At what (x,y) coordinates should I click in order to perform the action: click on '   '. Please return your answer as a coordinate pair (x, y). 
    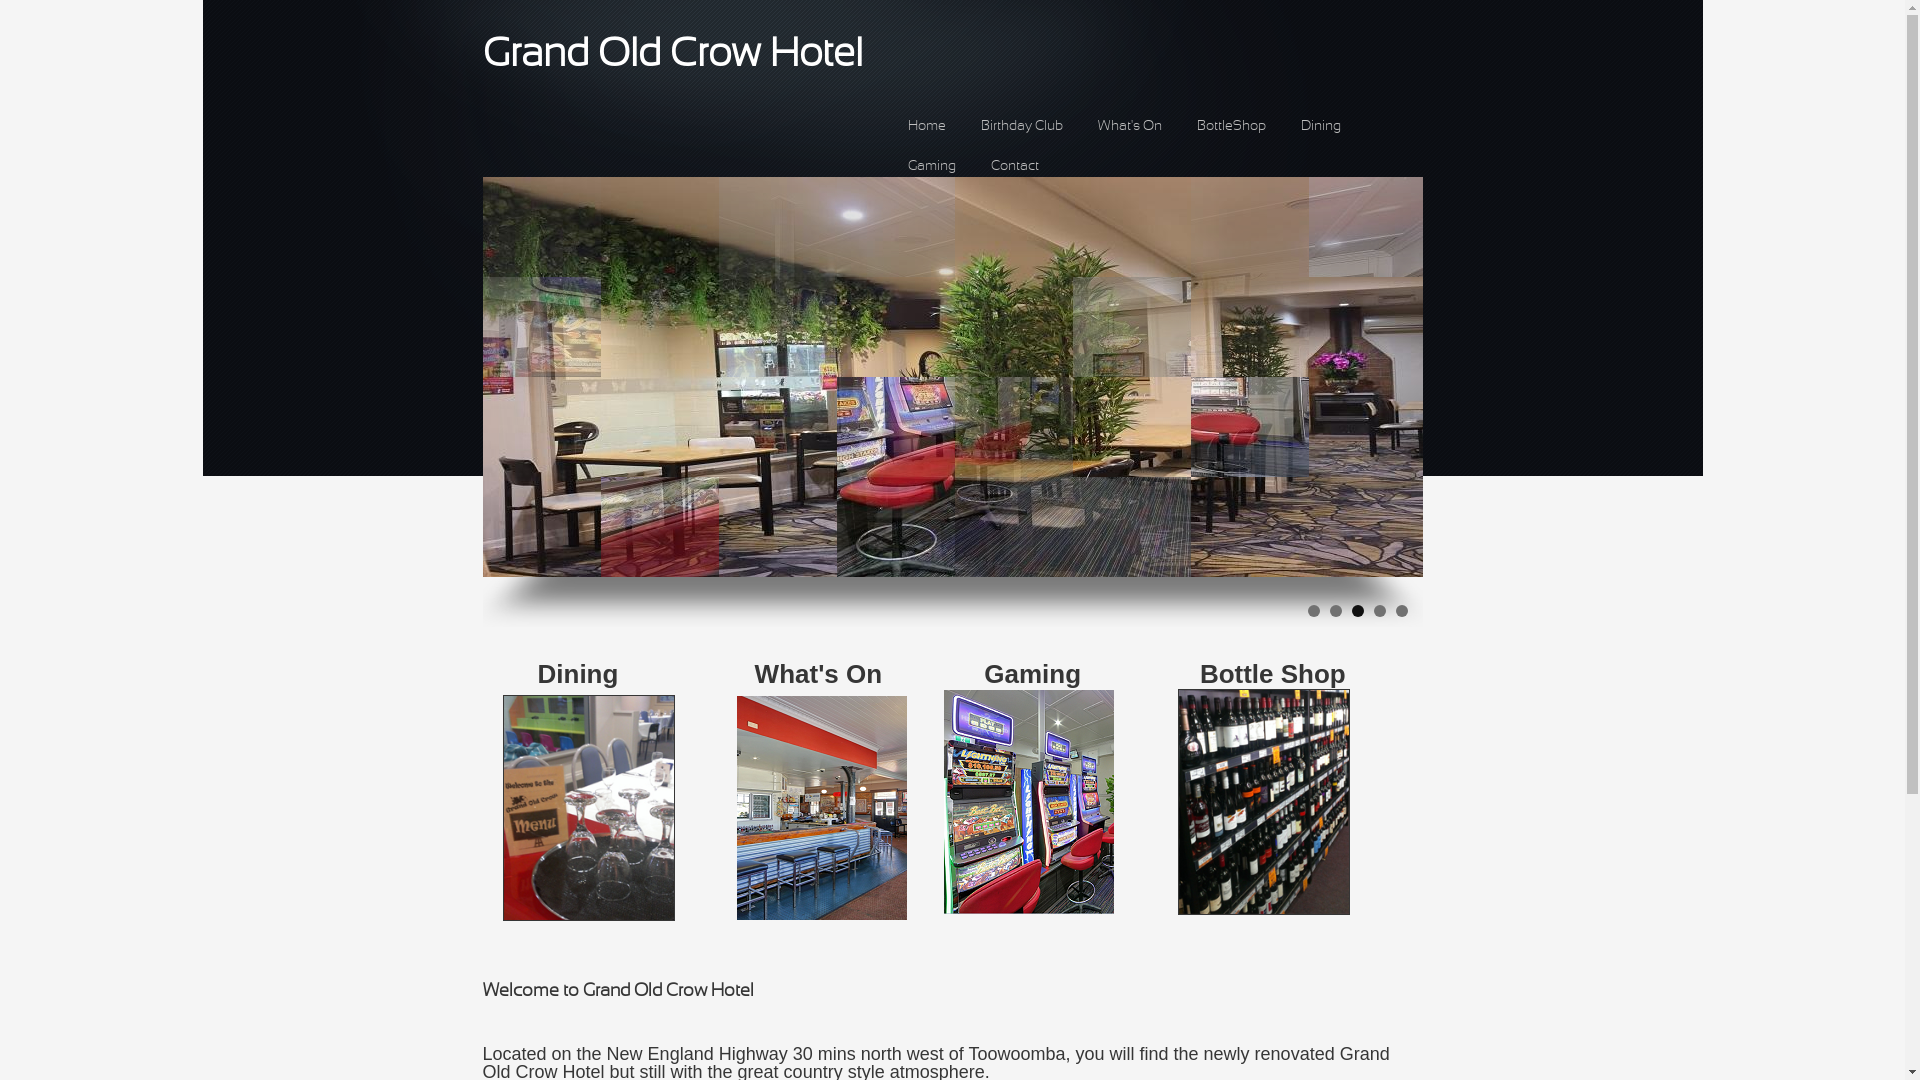
    Looking at the image, I should click on (1171, 910).